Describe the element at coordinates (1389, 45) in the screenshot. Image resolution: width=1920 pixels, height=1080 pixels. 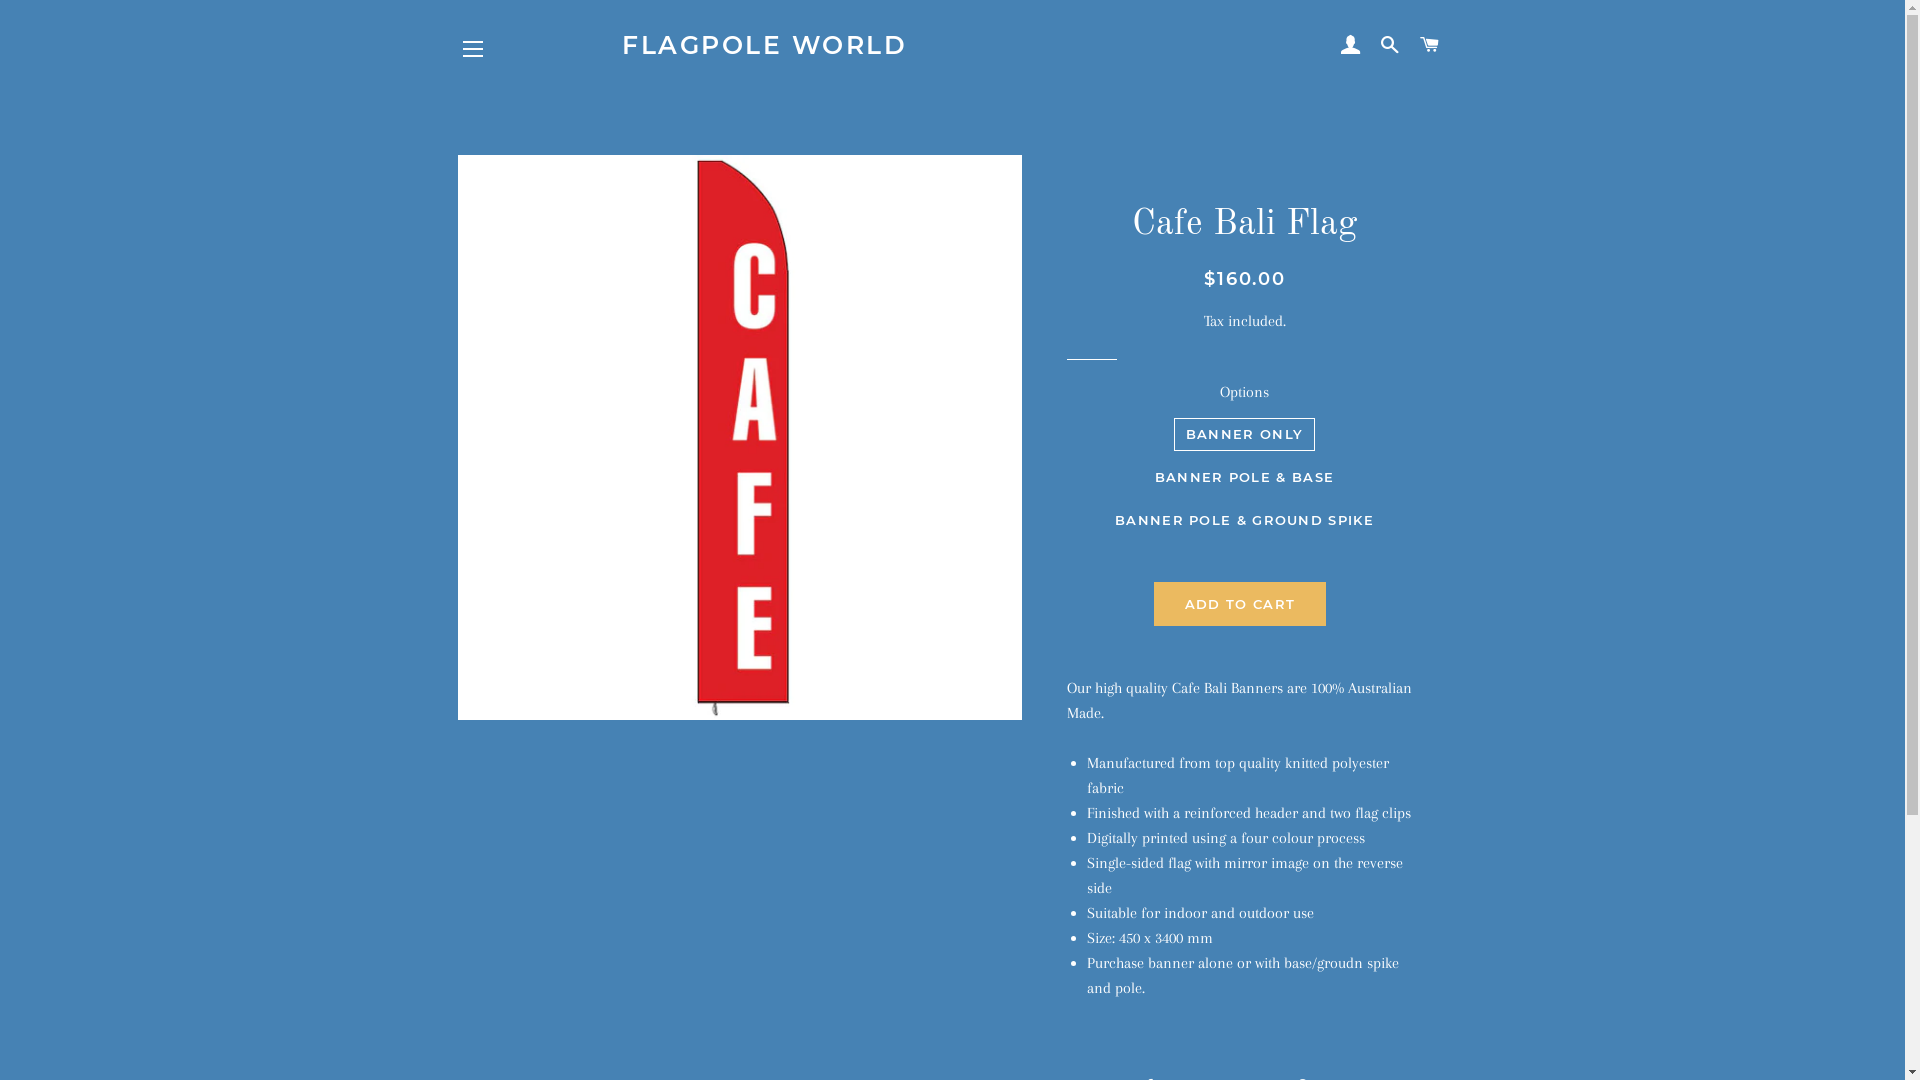
I see `'SEARCH'` at that location.